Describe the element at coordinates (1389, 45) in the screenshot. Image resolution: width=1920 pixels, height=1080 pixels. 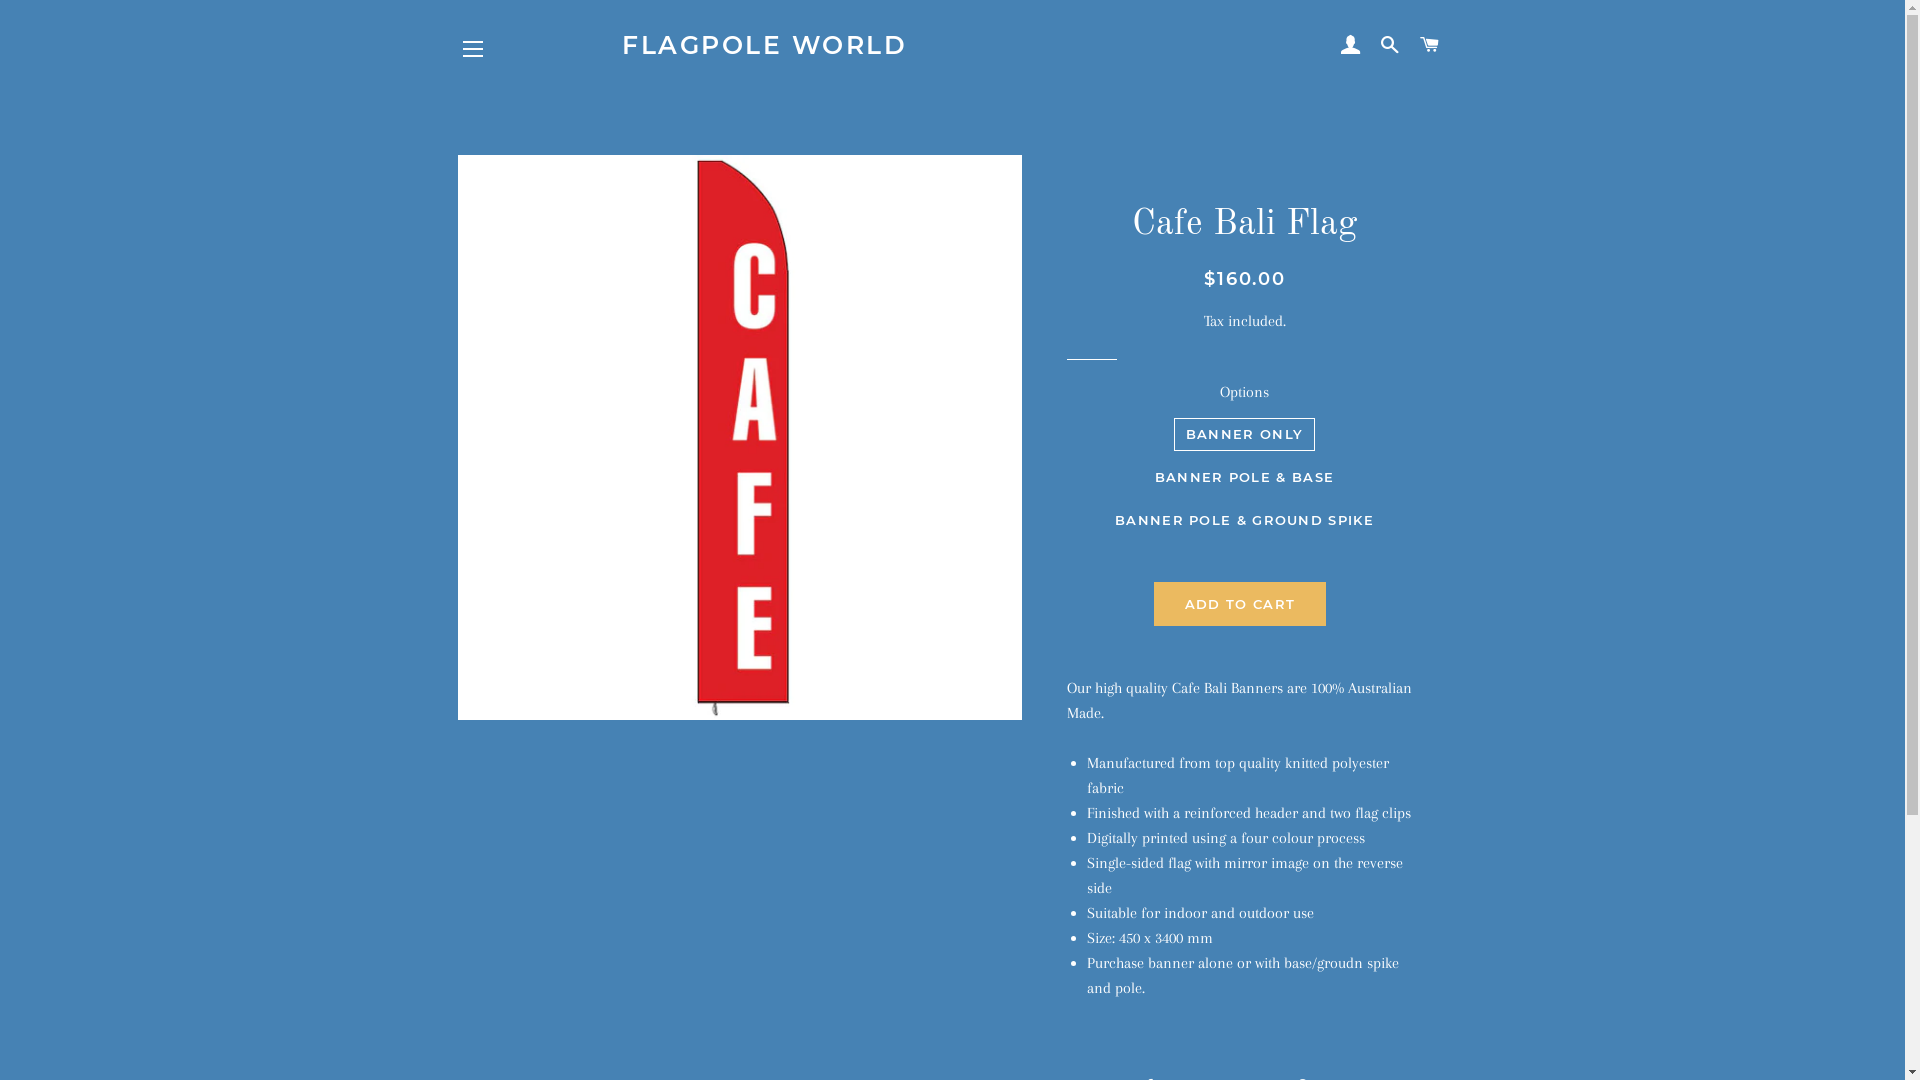
I see `'SEARCH'` at that location.